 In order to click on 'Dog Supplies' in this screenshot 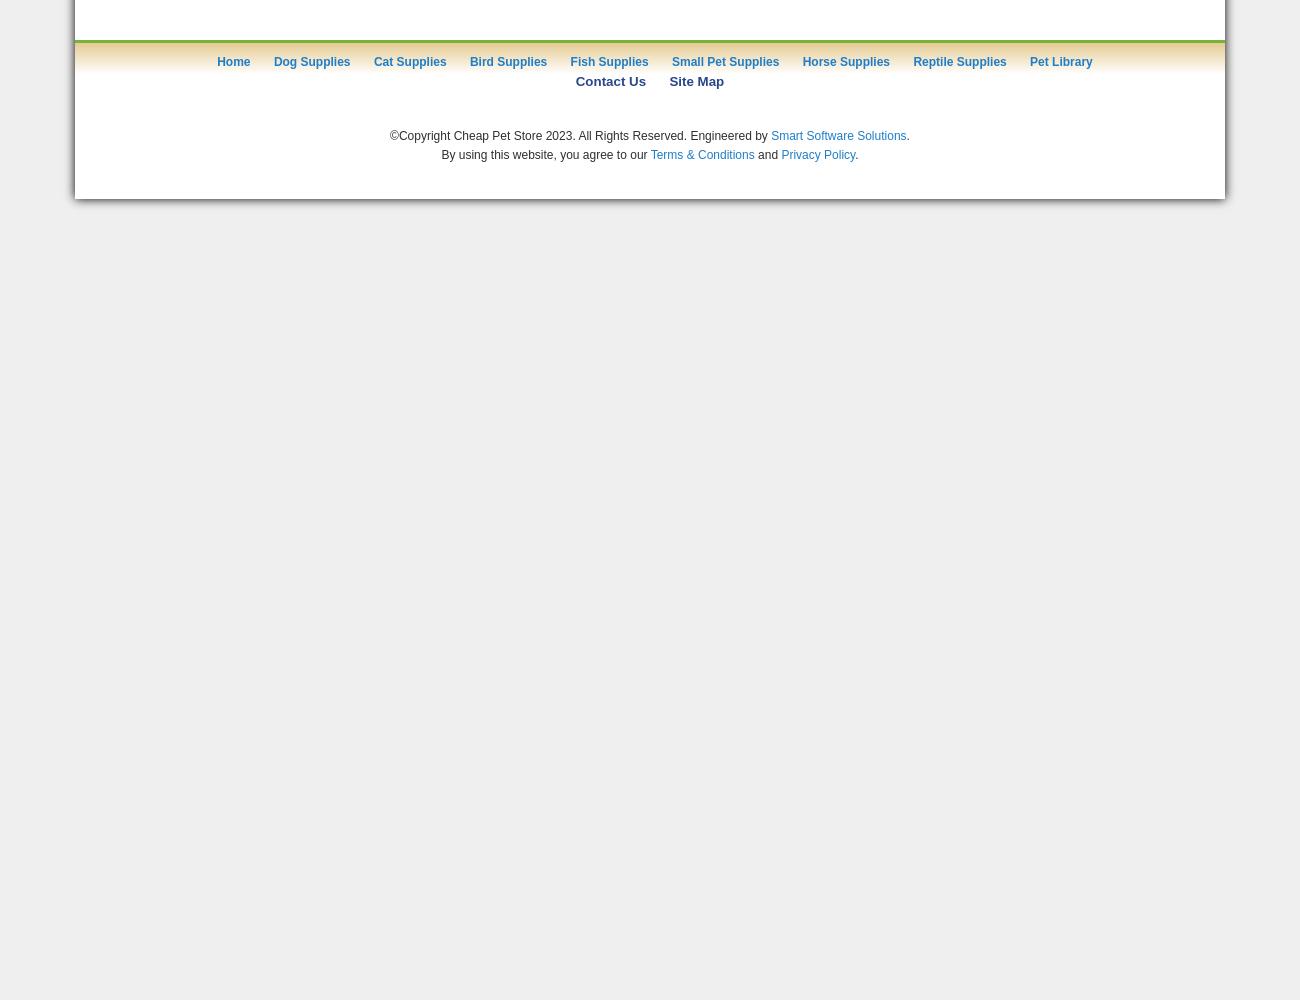, I will do `click(311, 62)`.